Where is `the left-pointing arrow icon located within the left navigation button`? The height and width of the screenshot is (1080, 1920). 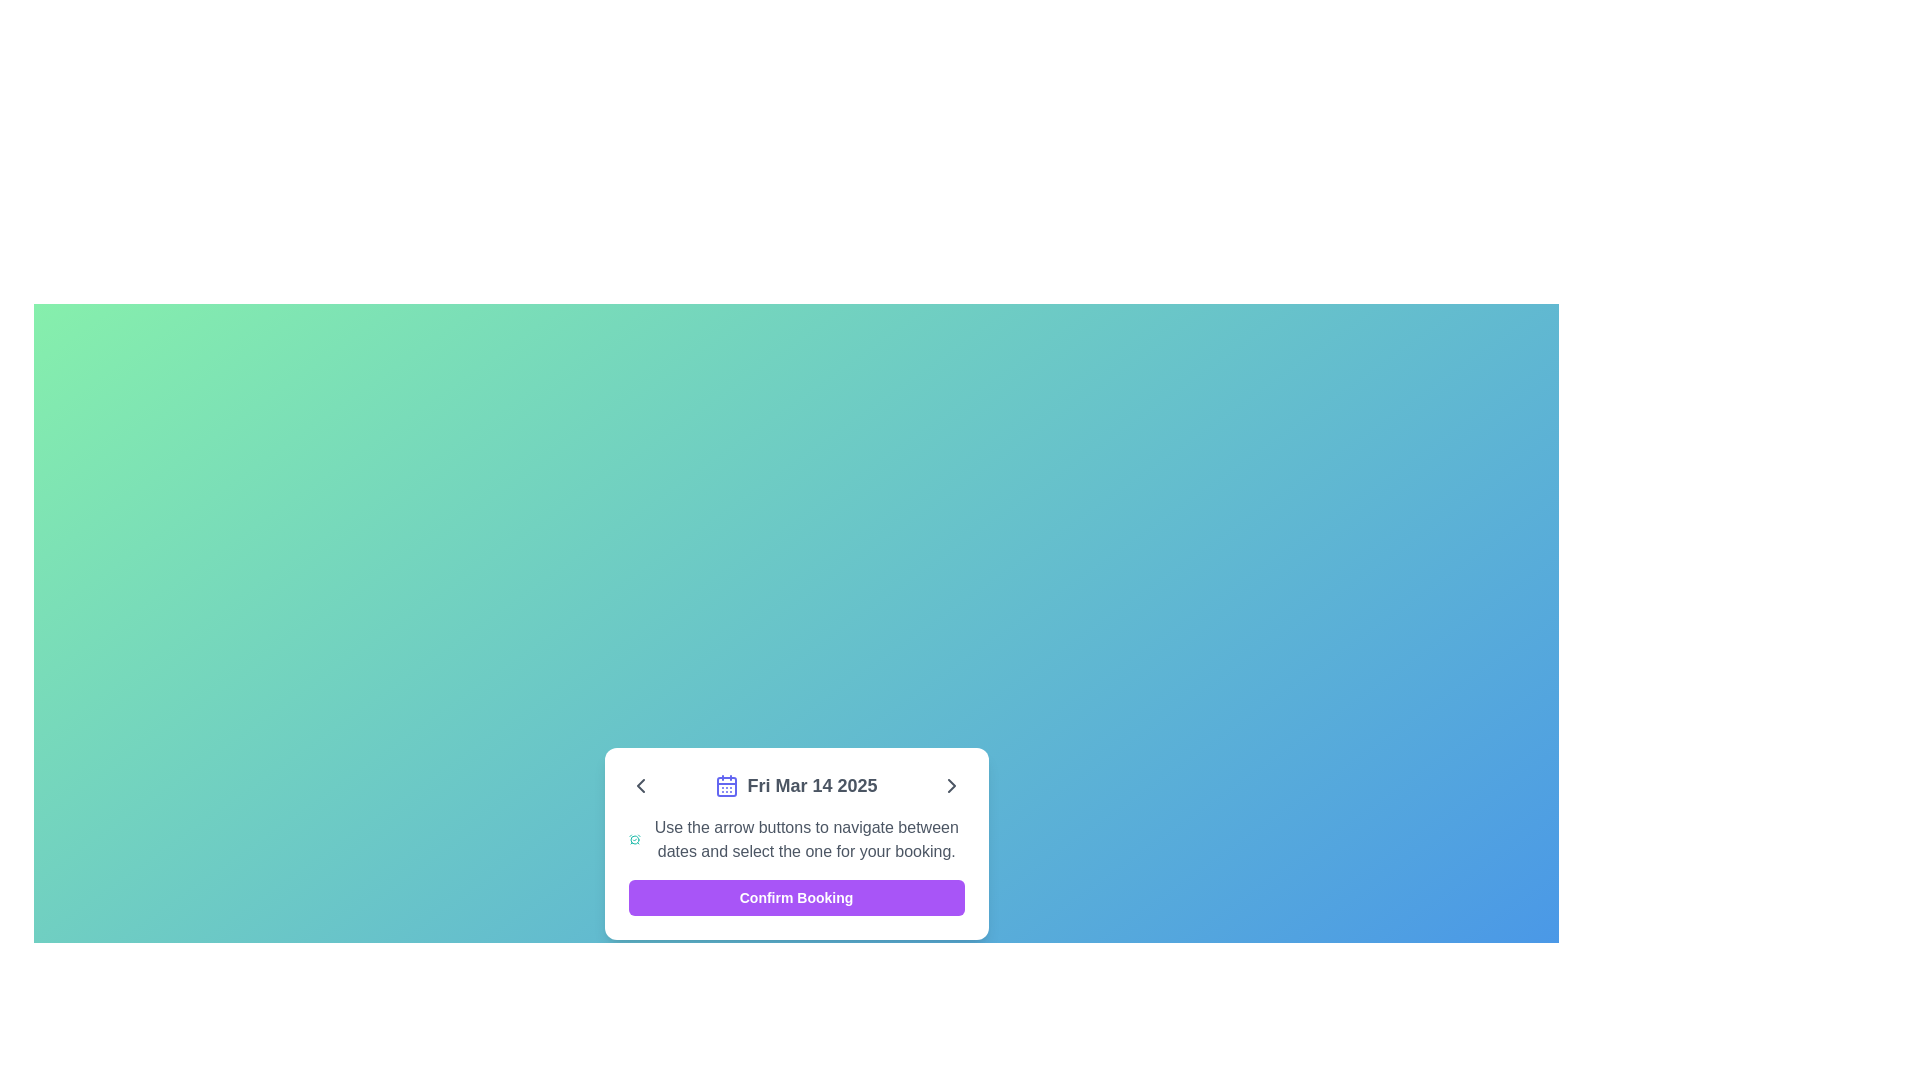 the left-pointing arrow icon located within the left navigation button is located at coordinates (640, 785).